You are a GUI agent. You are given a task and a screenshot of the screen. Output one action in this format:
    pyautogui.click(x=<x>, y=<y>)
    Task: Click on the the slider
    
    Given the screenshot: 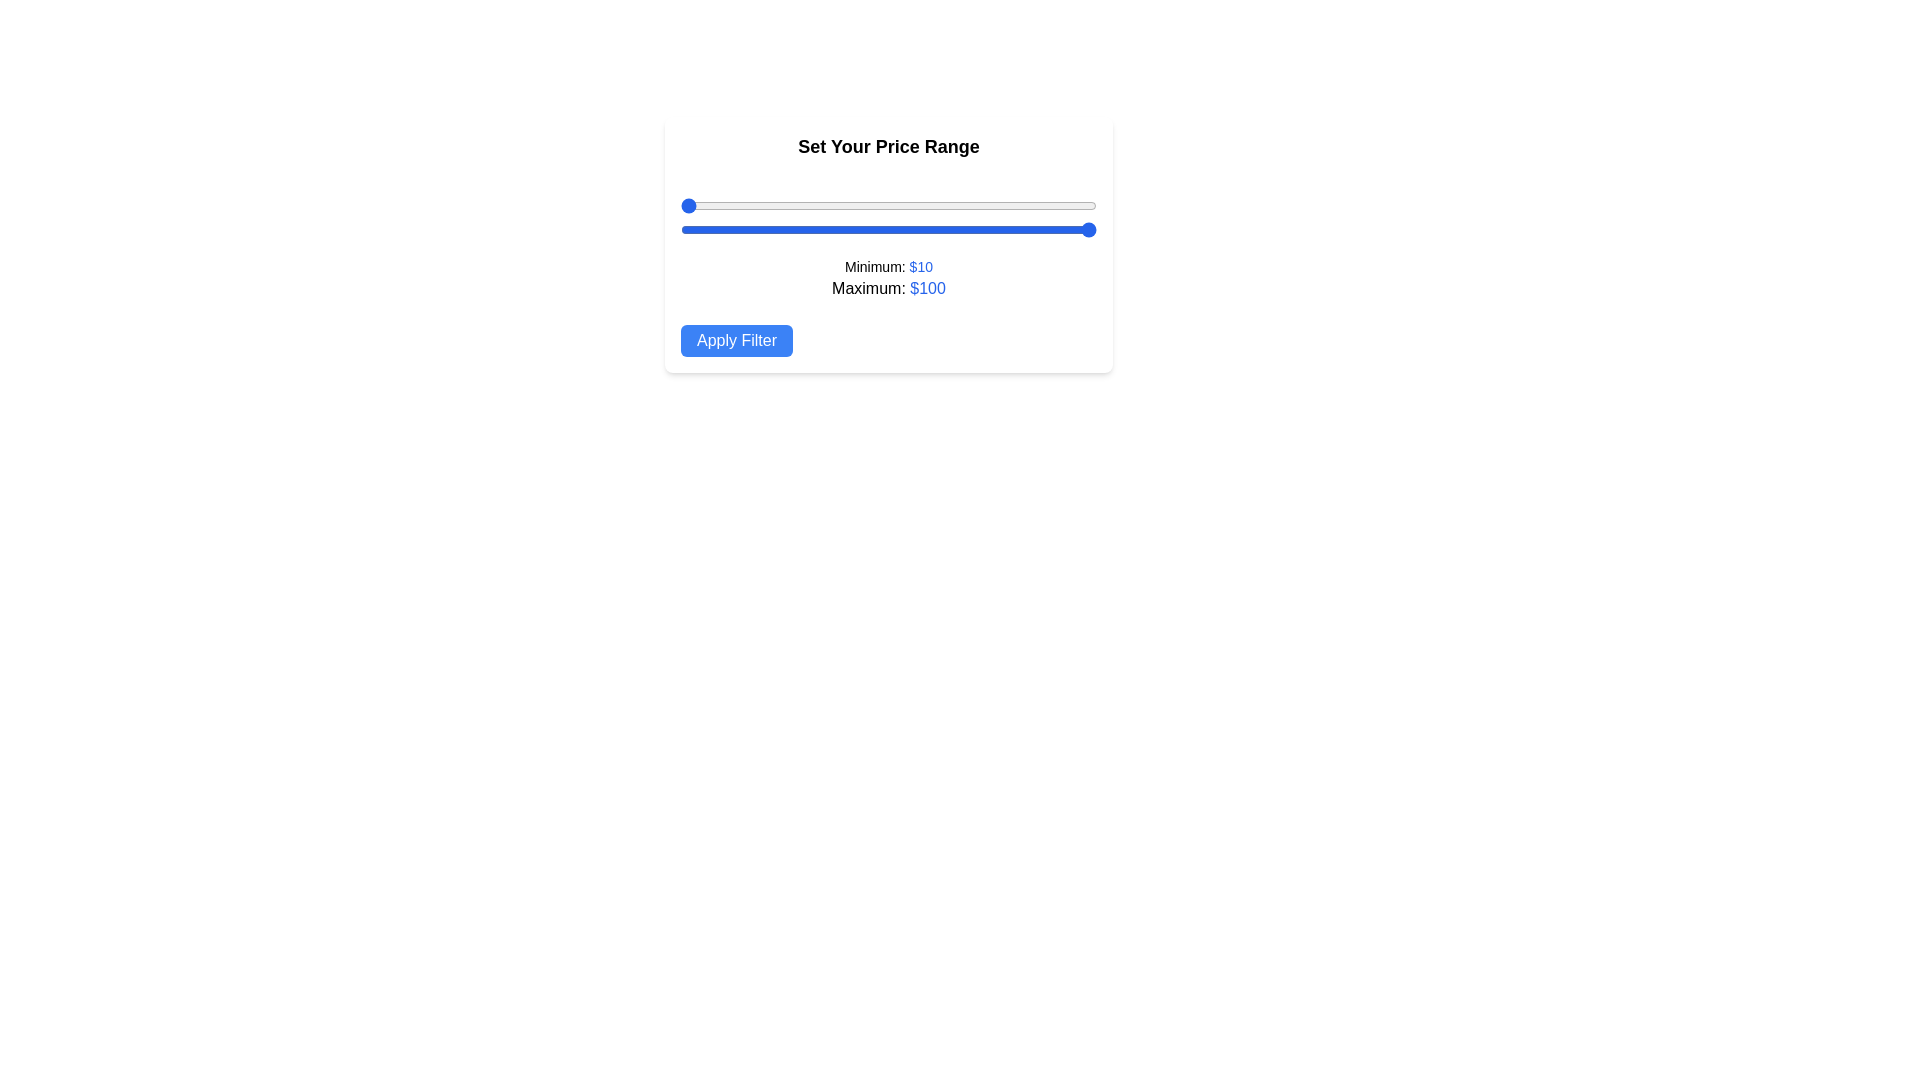 What is the action you would take?
    pyautogui.click(x=685, y=229)
    